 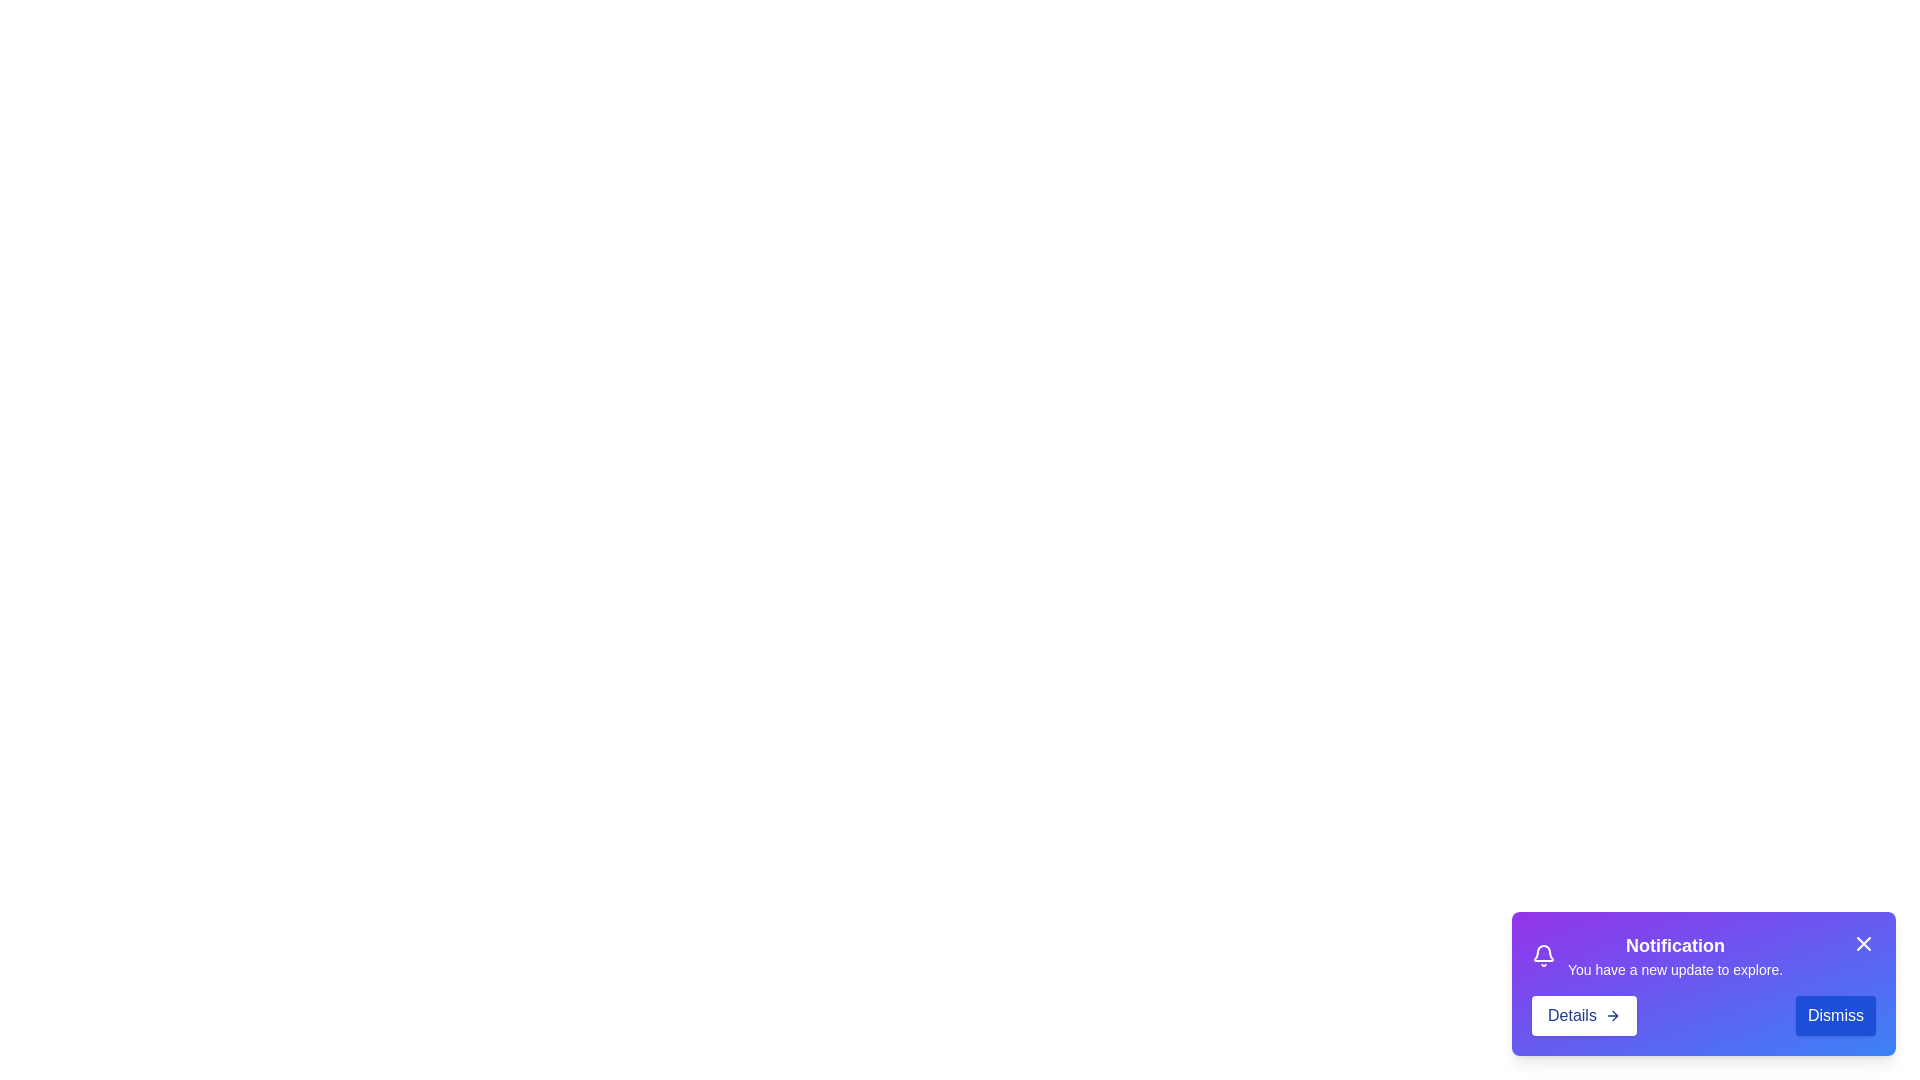 I want to click on the right-arrow icon in the 'Details' button located at the bottom-right corner of the notification popup, so click(x=1615, y=1015).